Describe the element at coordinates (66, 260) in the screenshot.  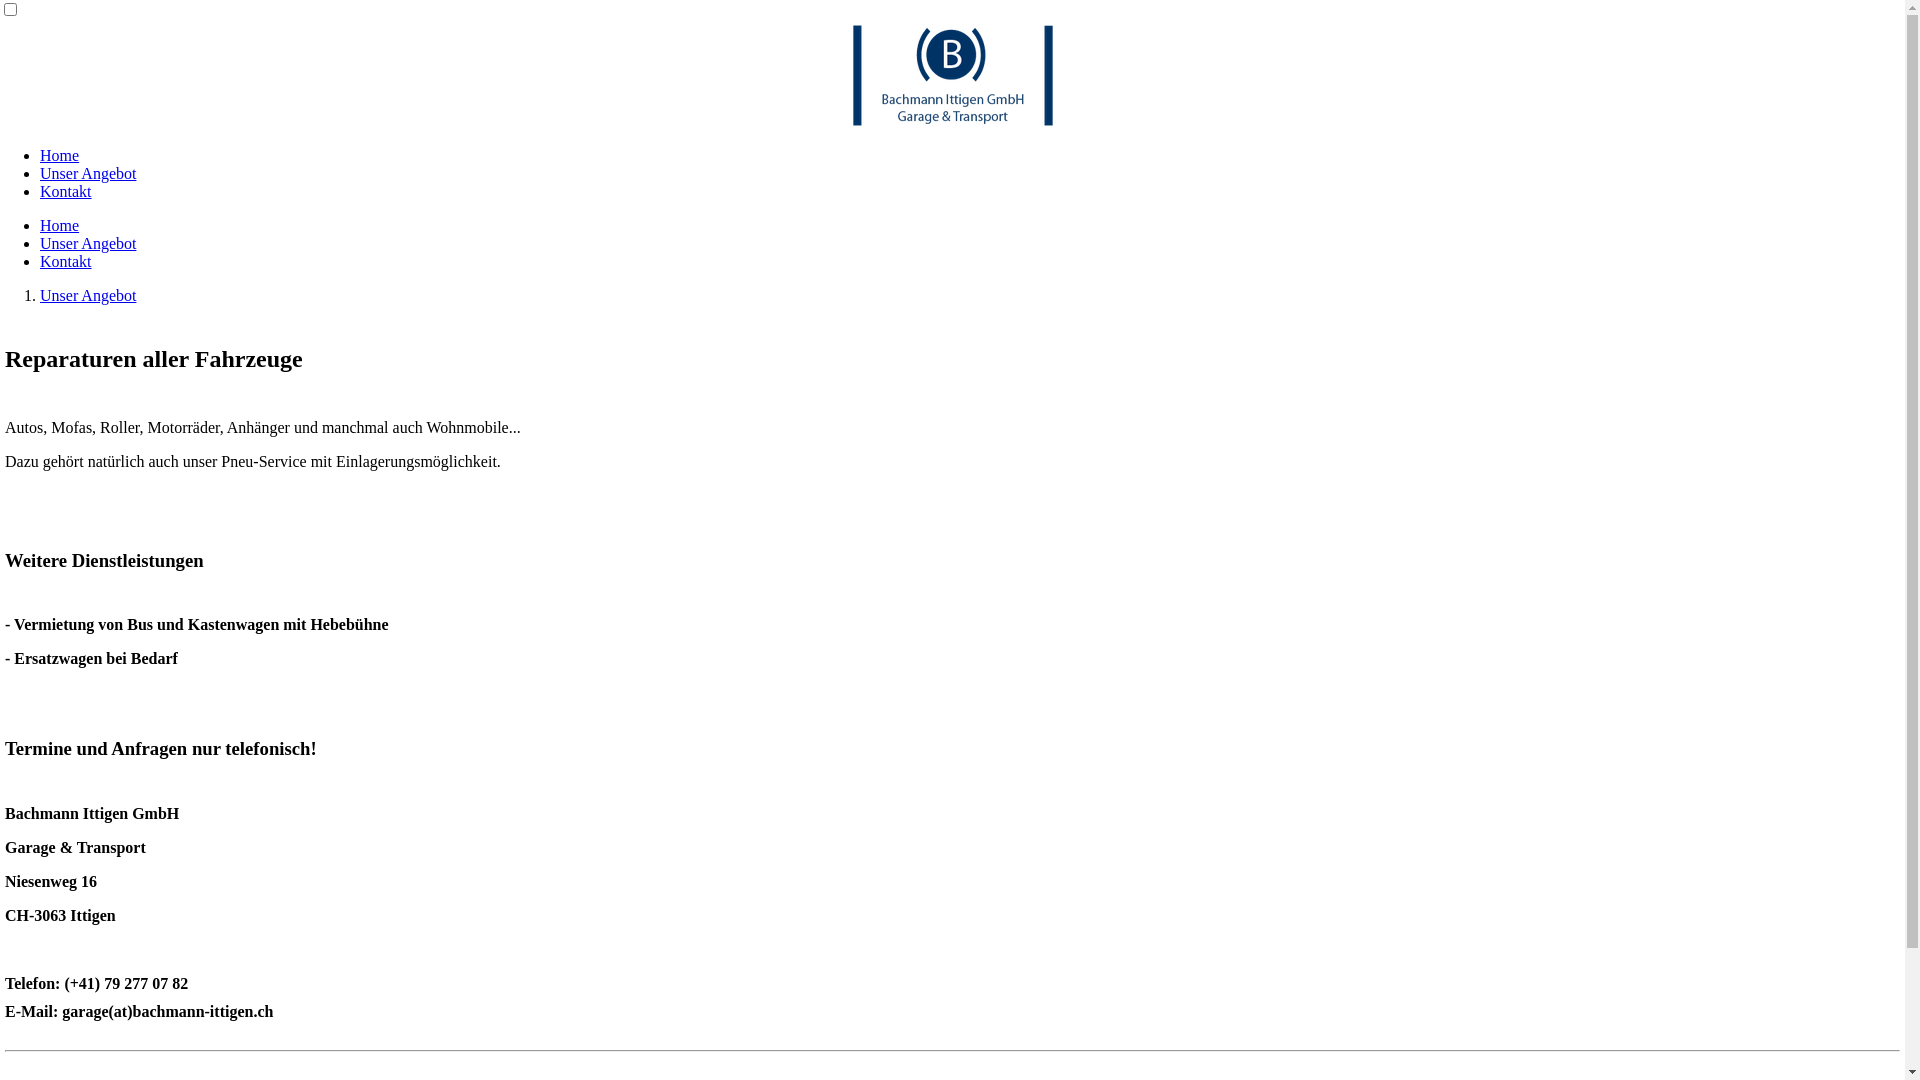
I see `'Kontakt'` at that location.